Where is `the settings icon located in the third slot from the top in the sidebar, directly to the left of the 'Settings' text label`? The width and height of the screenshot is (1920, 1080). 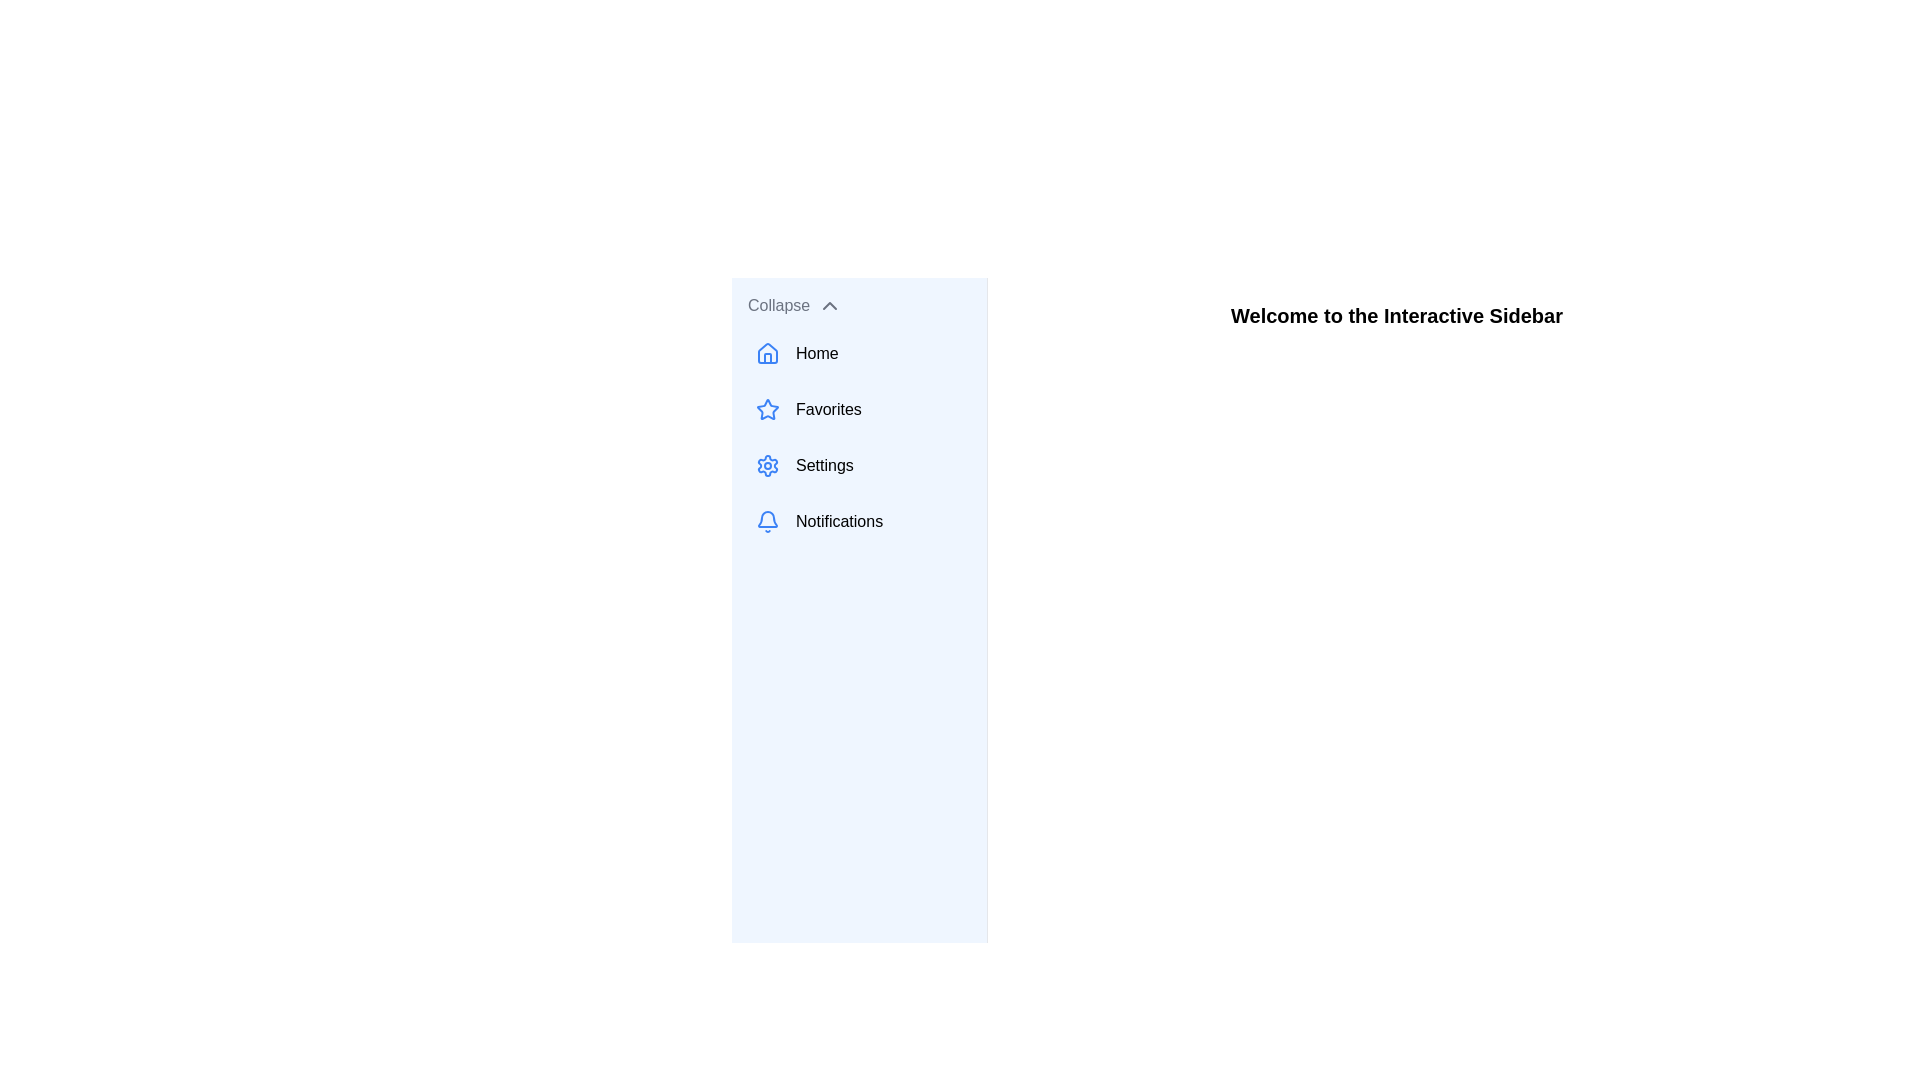
the settings icon located in the third slot from the top in the sidebar, directly to the left of the 'Settings' text label is located at coordinates (767, 466).